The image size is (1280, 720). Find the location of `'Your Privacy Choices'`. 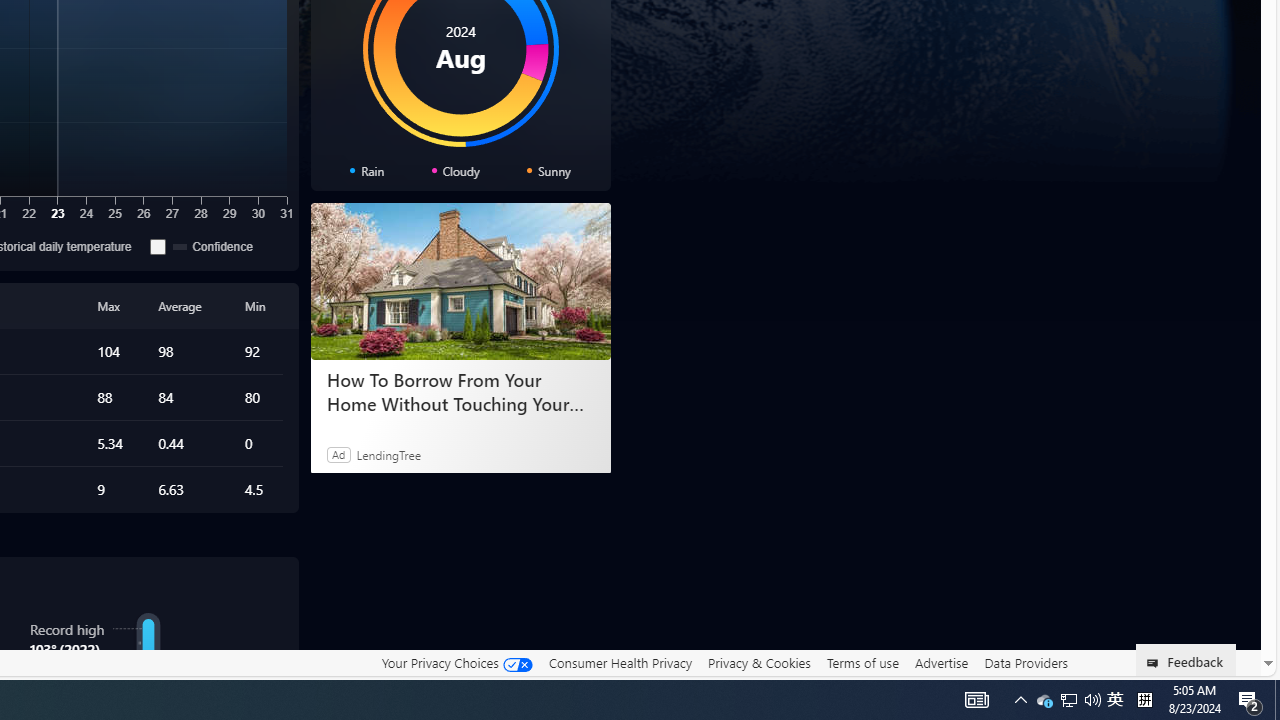

'Your Privacy Choices' is located at coordinates (455, 663).